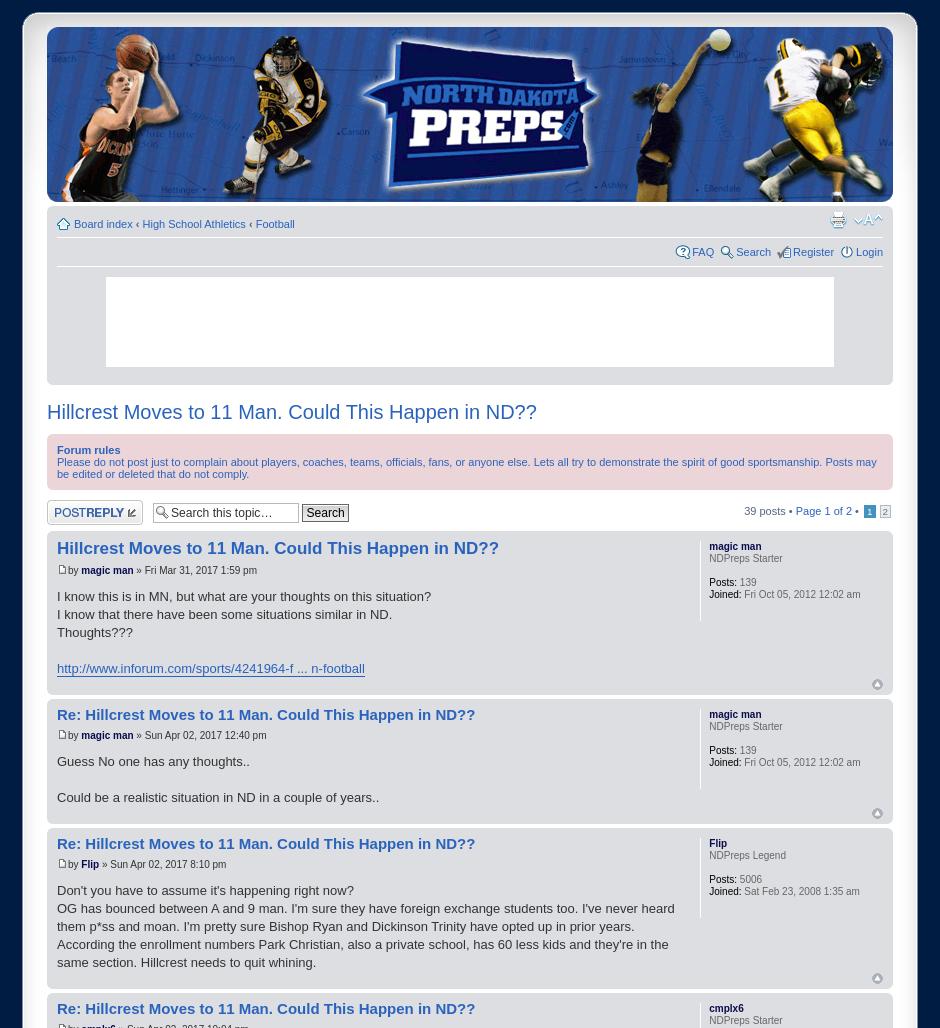  Describe the element at coordinates (869, 250) in the screenshot. I see `'Login'` at that location.